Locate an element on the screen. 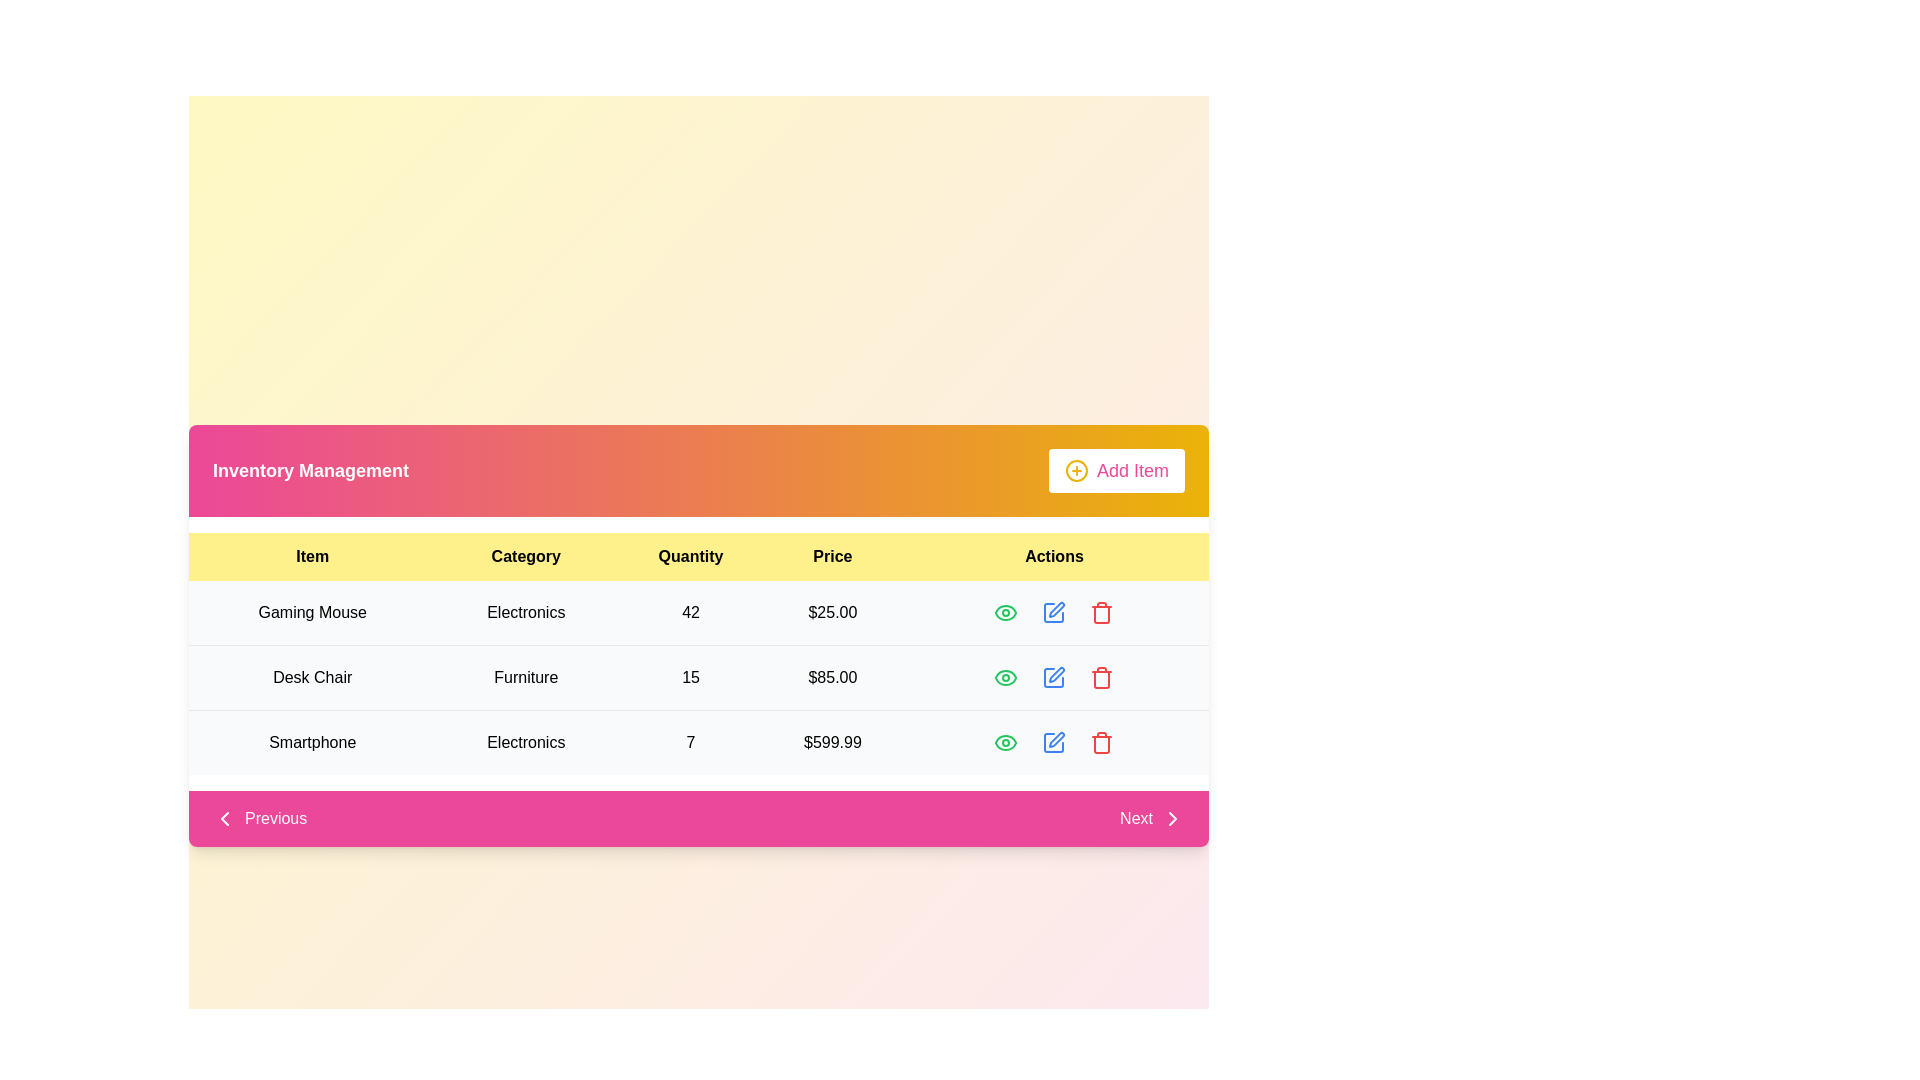 This screenshot has width=1920, height=1080. the 'Category' text header, which is displayed in bold black text on a yellow background, located in the second position among five sibling headers in the table is located at coordinates (526, 556).